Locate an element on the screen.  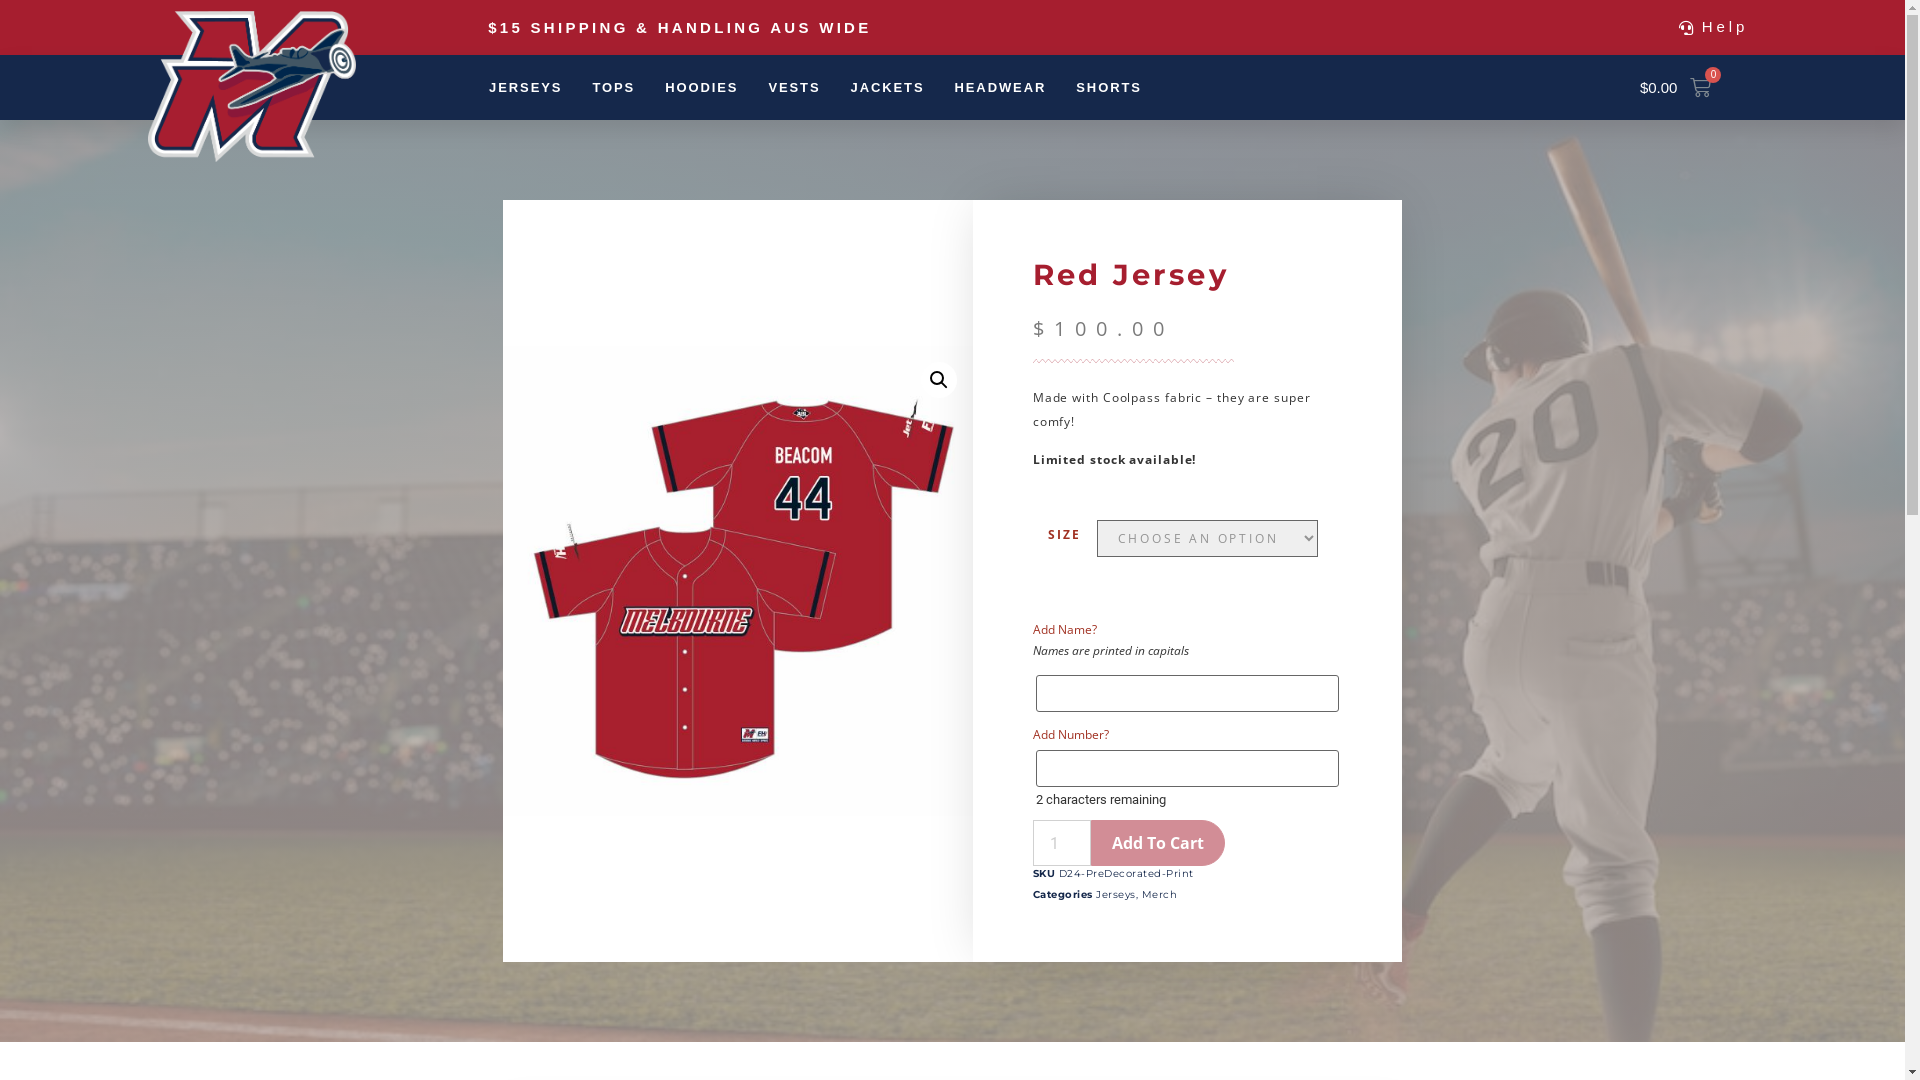
'JERSEYS' is located at coordinates (525, 86).